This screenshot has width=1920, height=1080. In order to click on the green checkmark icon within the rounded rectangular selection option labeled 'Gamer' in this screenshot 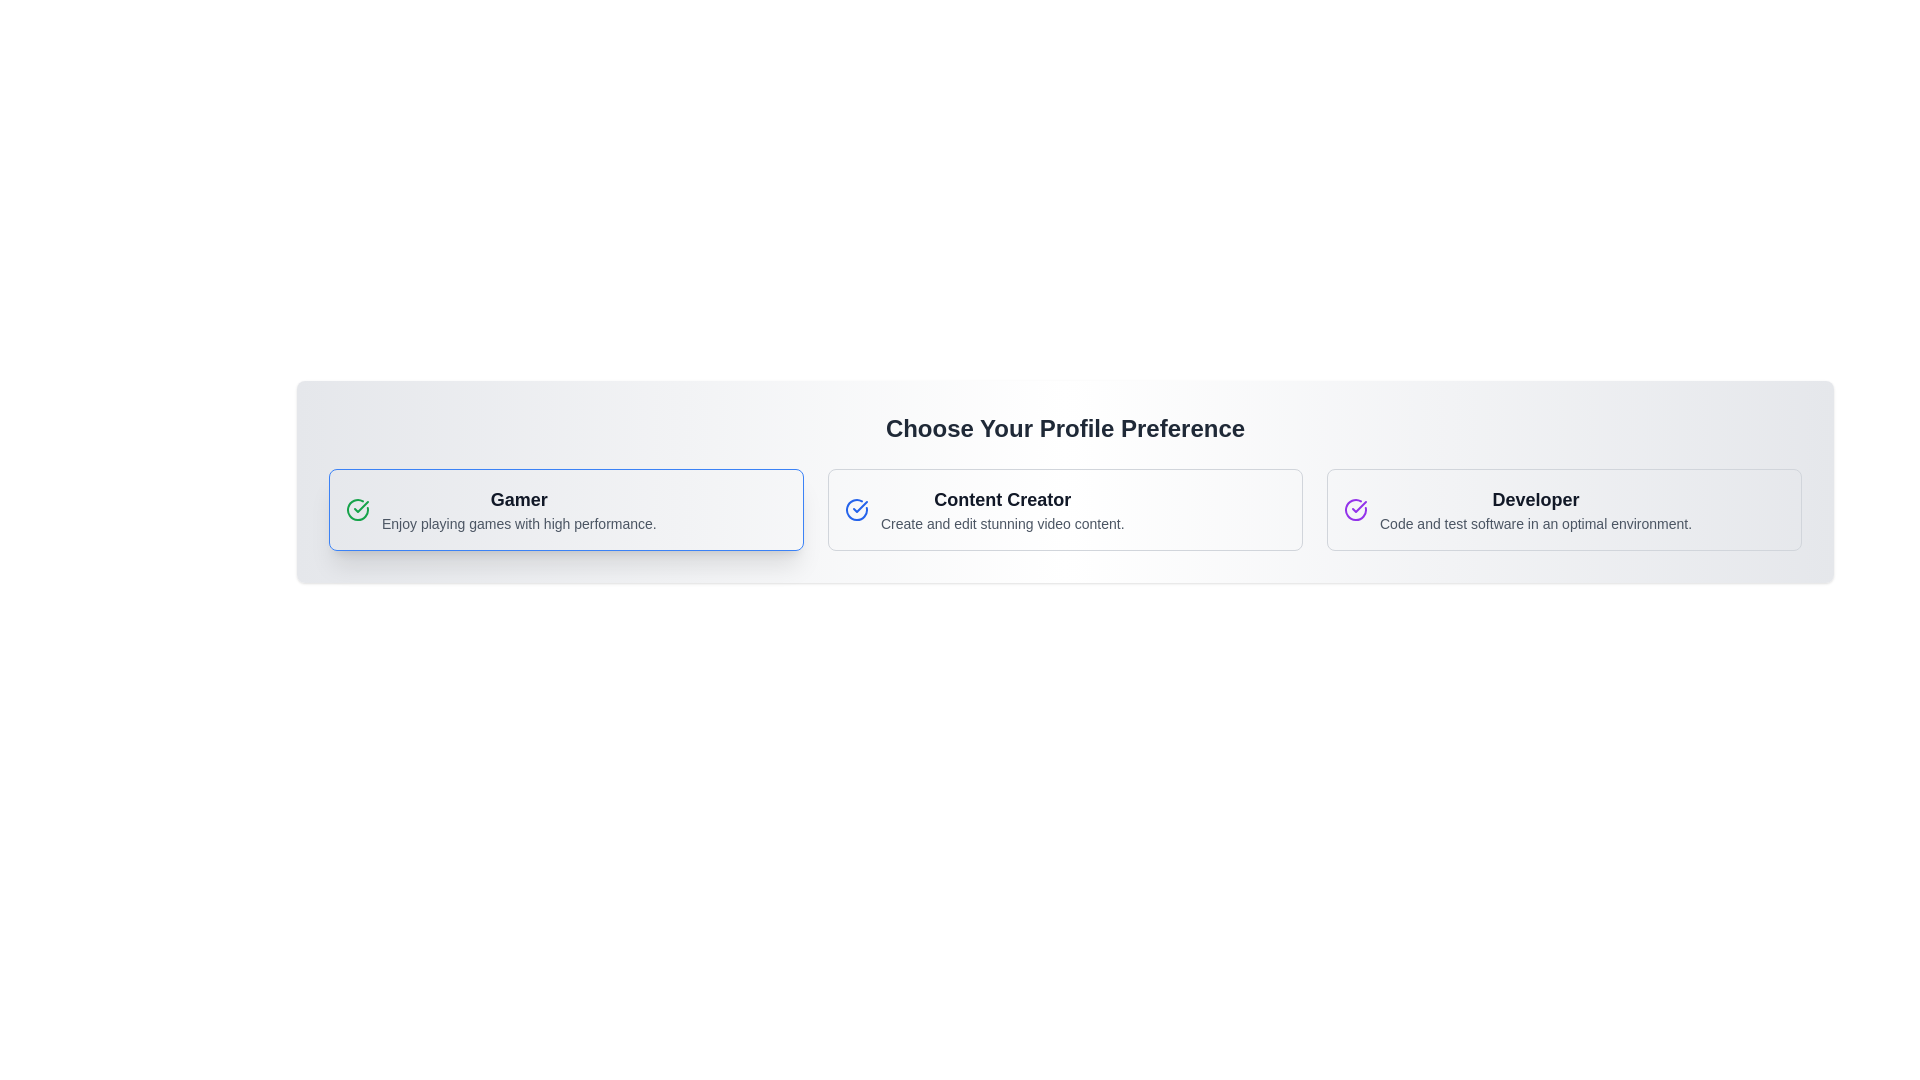, I will do `click(361, 505)`.